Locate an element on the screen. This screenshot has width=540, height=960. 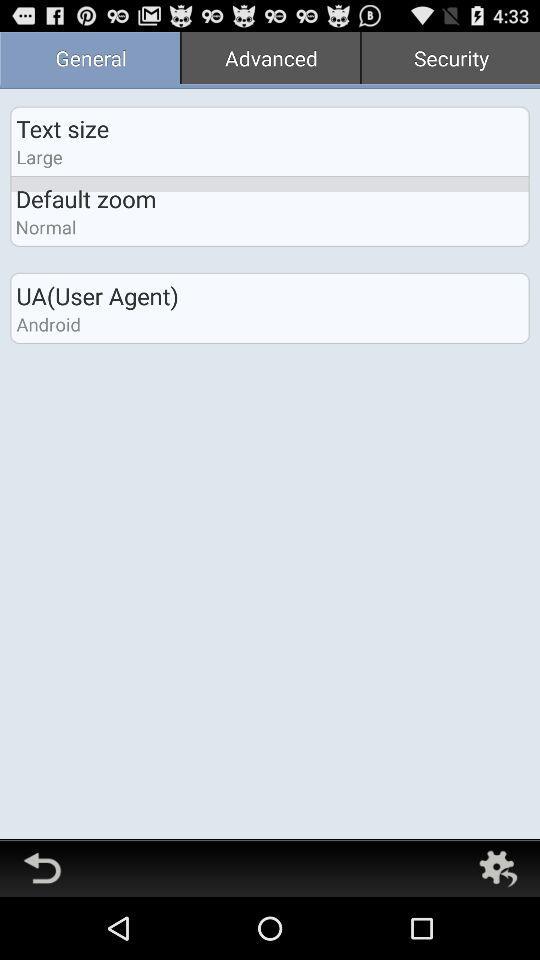
the settings icon is located at coordinates (496, 929).